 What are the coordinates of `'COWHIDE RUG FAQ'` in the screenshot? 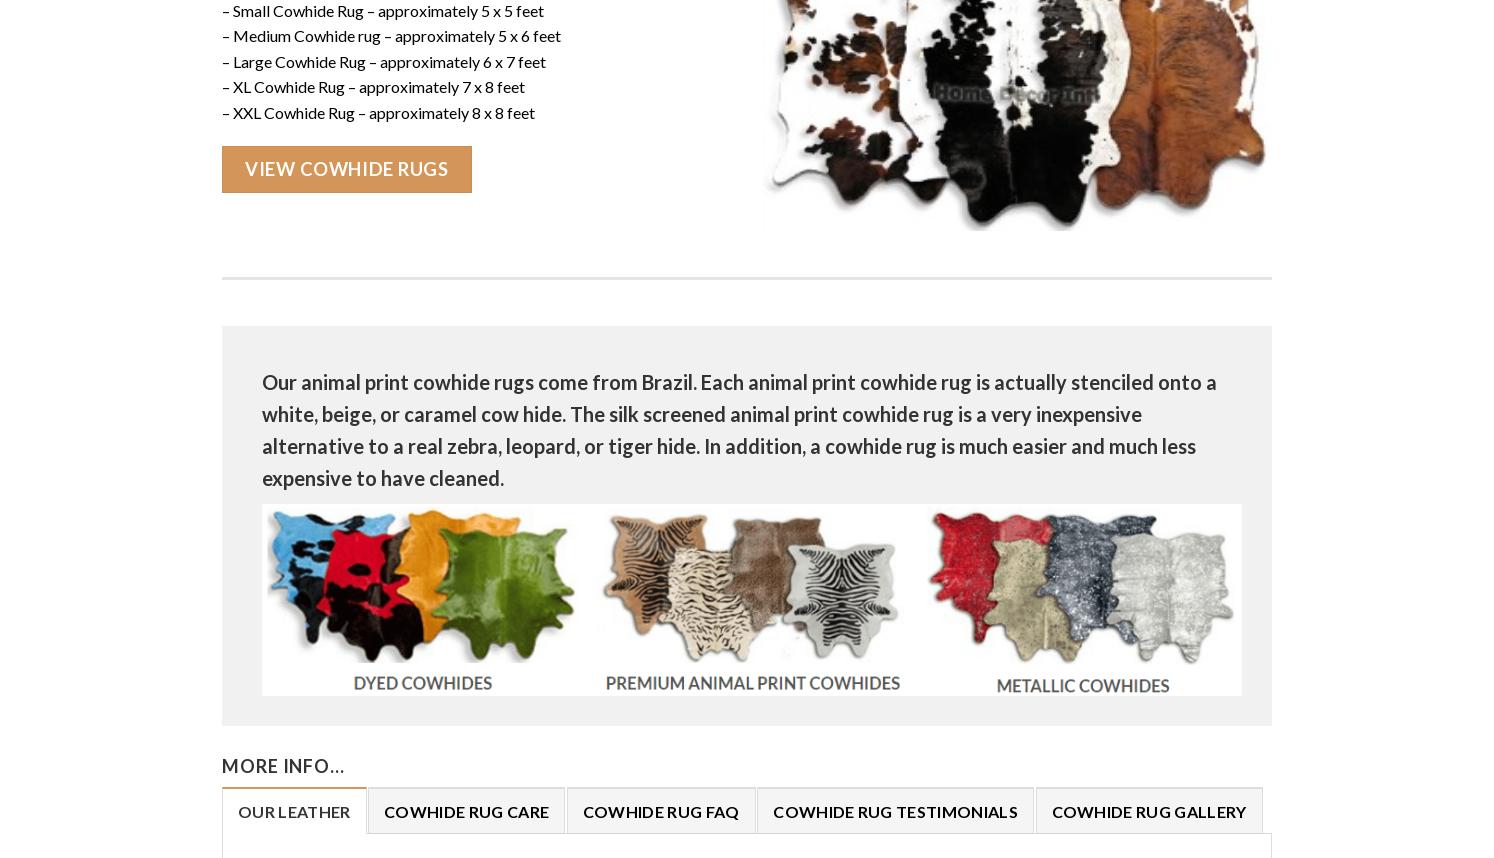 It's located at (659, 810).